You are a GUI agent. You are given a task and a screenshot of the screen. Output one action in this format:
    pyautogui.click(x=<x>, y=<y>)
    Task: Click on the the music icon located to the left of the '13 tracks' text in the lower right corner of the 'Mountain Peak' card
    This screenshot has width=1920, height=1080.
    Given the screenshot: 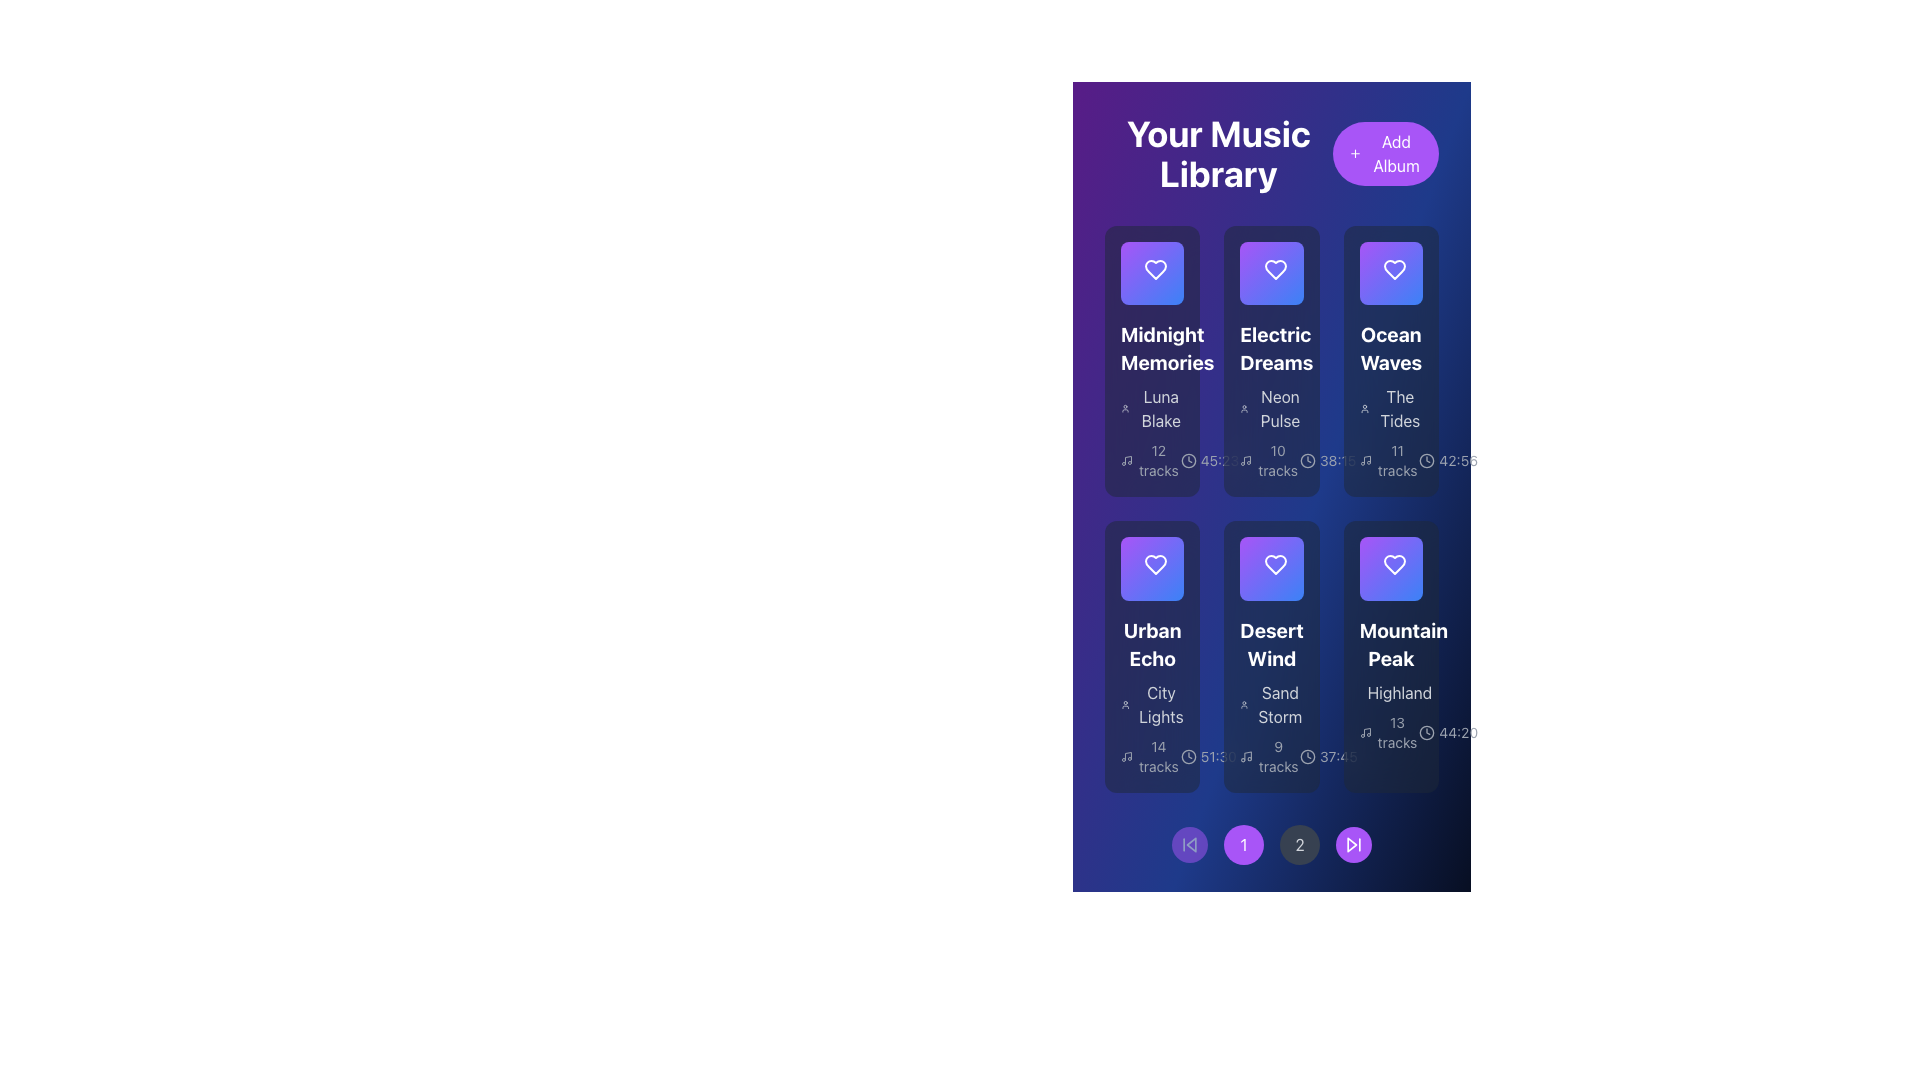 What is the action you would take?
    pyautogui.click(x=1364, y=732)
    